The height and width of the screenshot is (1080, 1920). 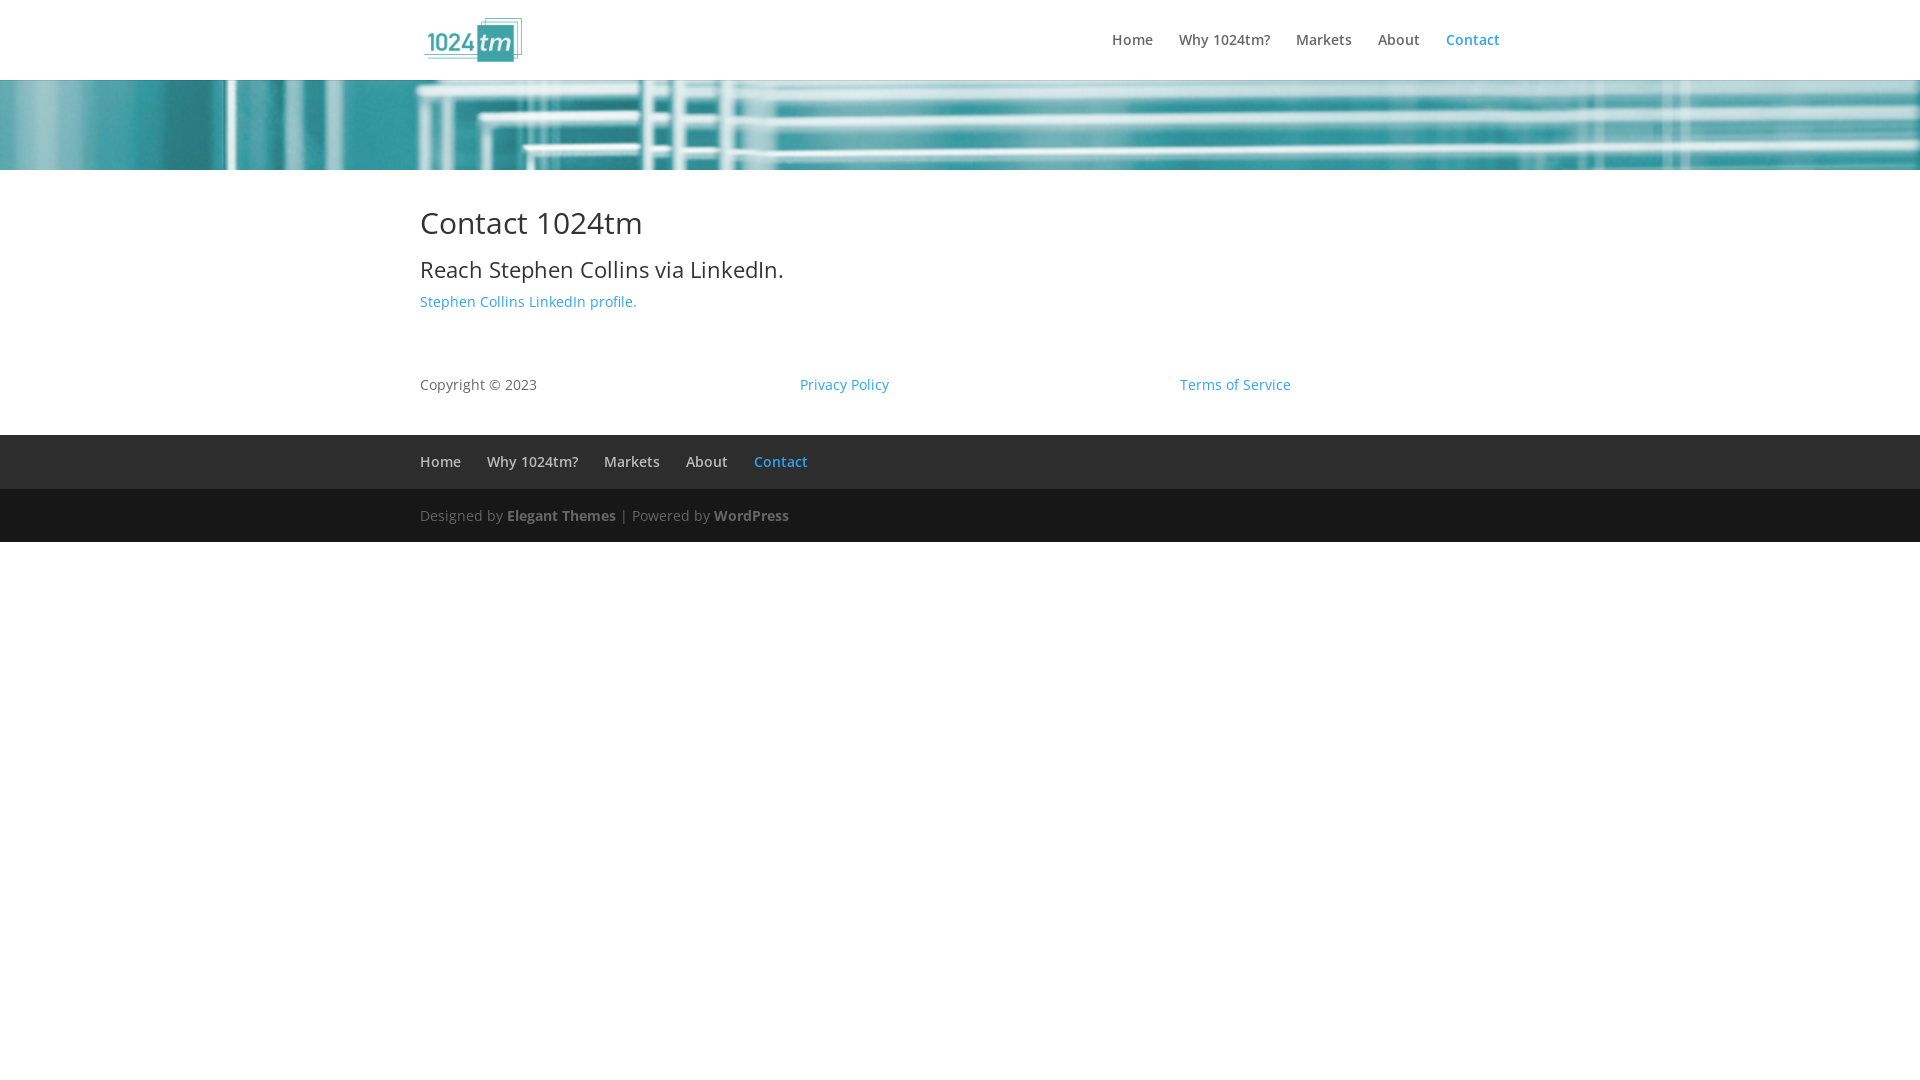 I want to click on 'Stephen Collins LinkedIn profile.', so click(x=528, y=301).